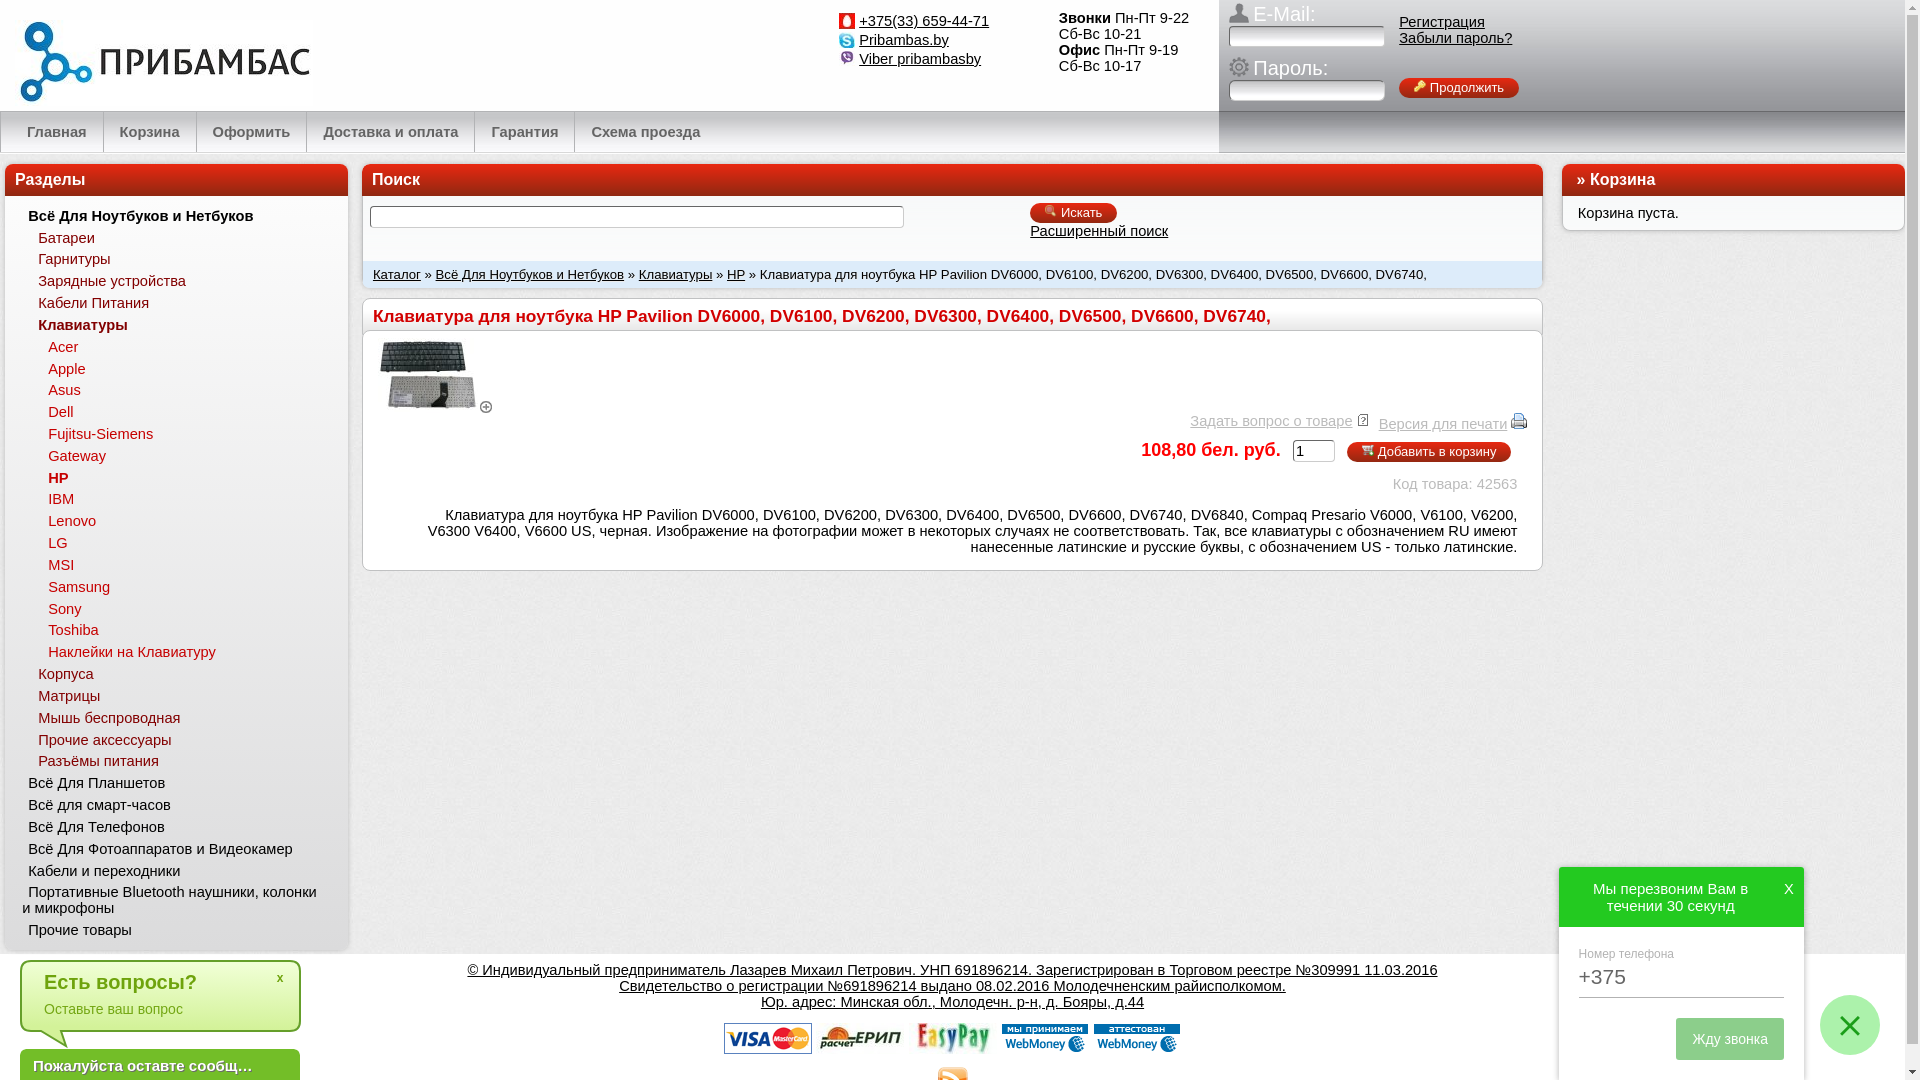  I want to click on 'Viber pribambasby', so click(919, 57).